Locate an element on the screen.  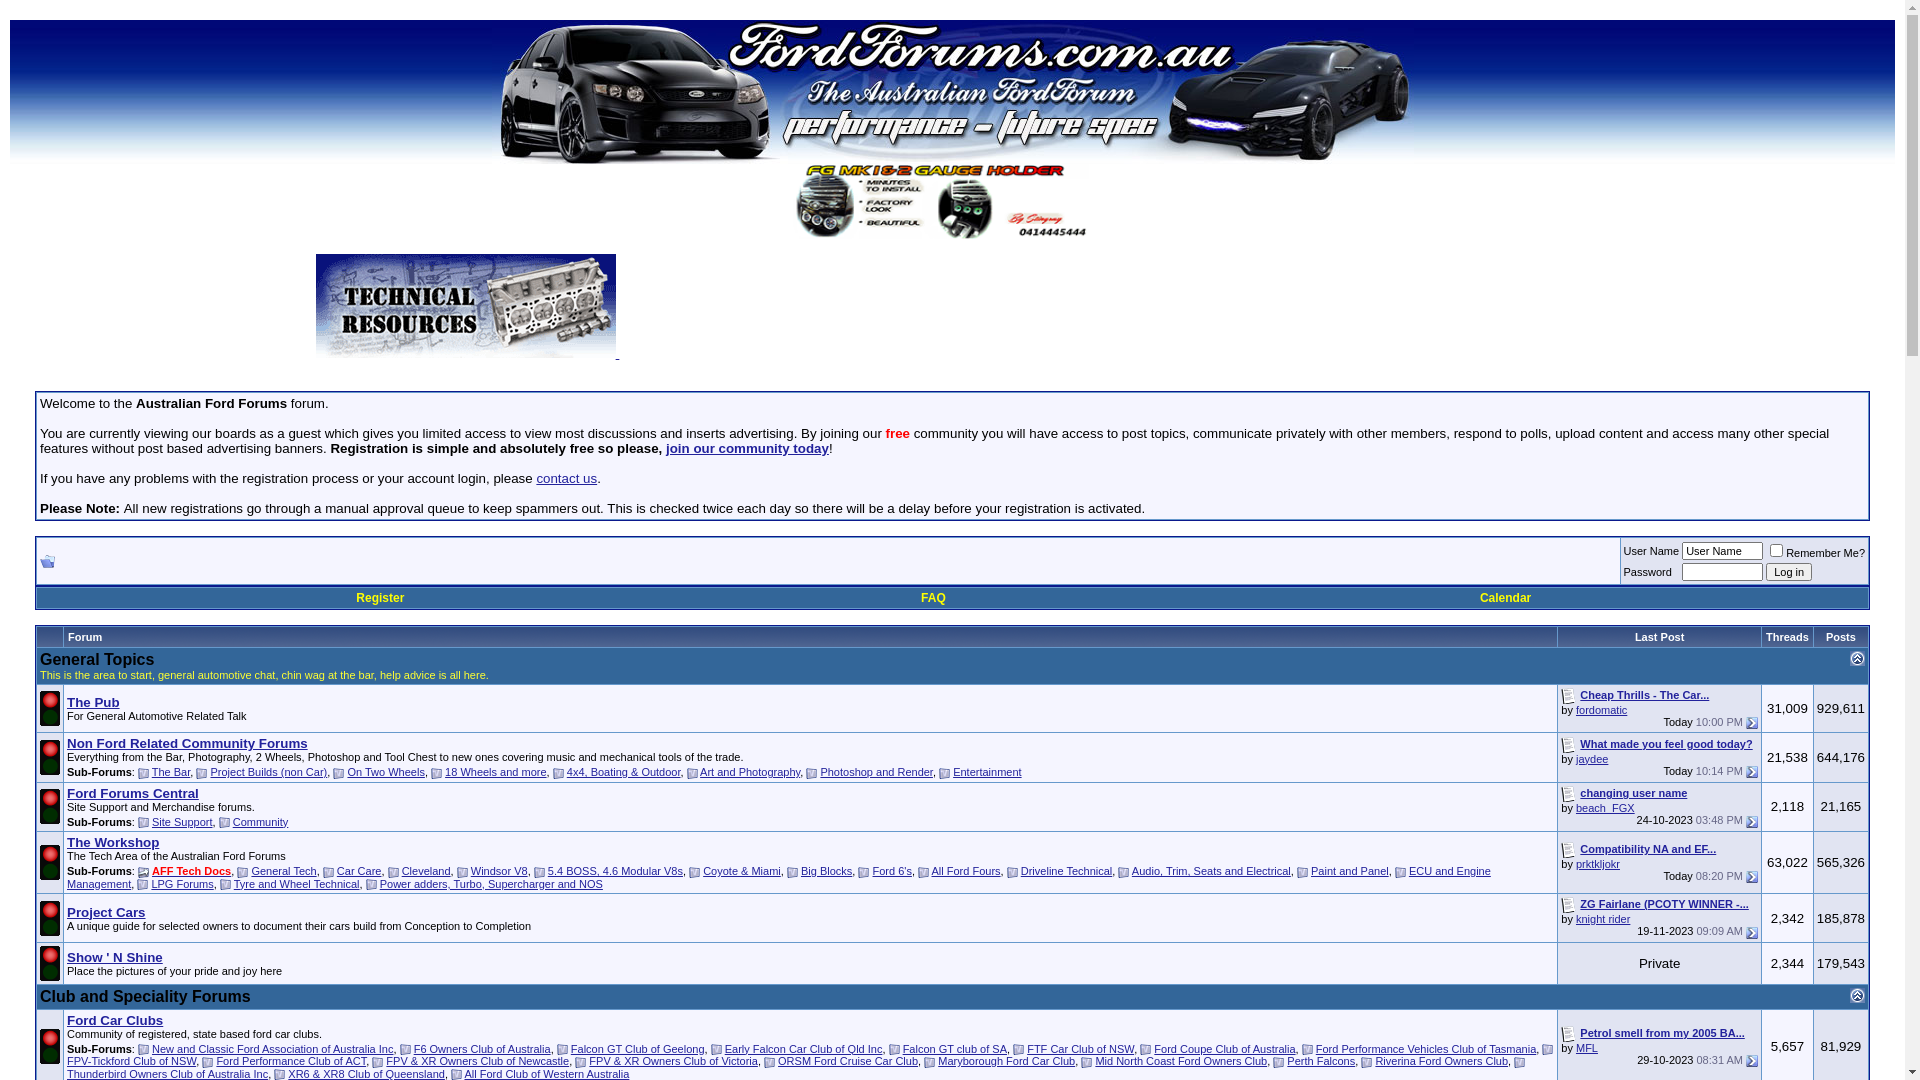
'jaydee' is located at coordinates (1591, 759).